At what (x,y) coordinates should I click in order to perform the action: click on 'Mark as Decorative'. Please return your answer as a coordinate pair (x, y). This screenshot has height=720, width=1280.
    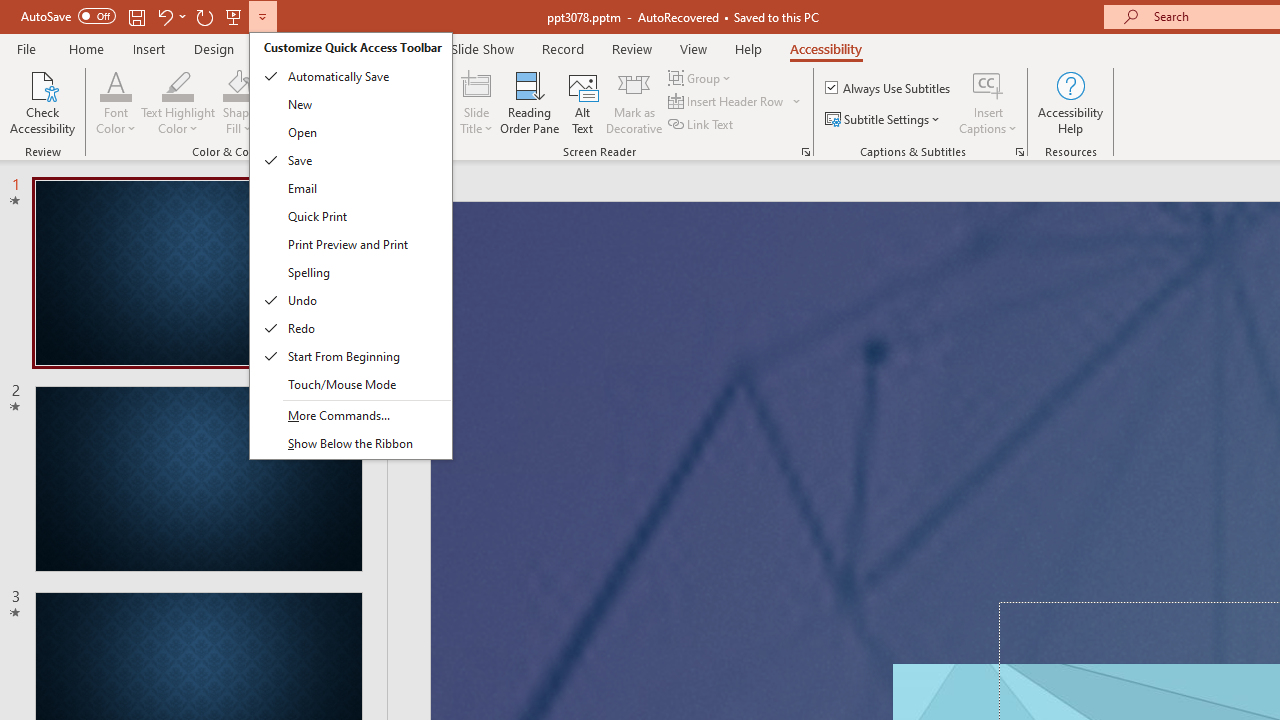
    Looking at the image, I should click on (633, 103).